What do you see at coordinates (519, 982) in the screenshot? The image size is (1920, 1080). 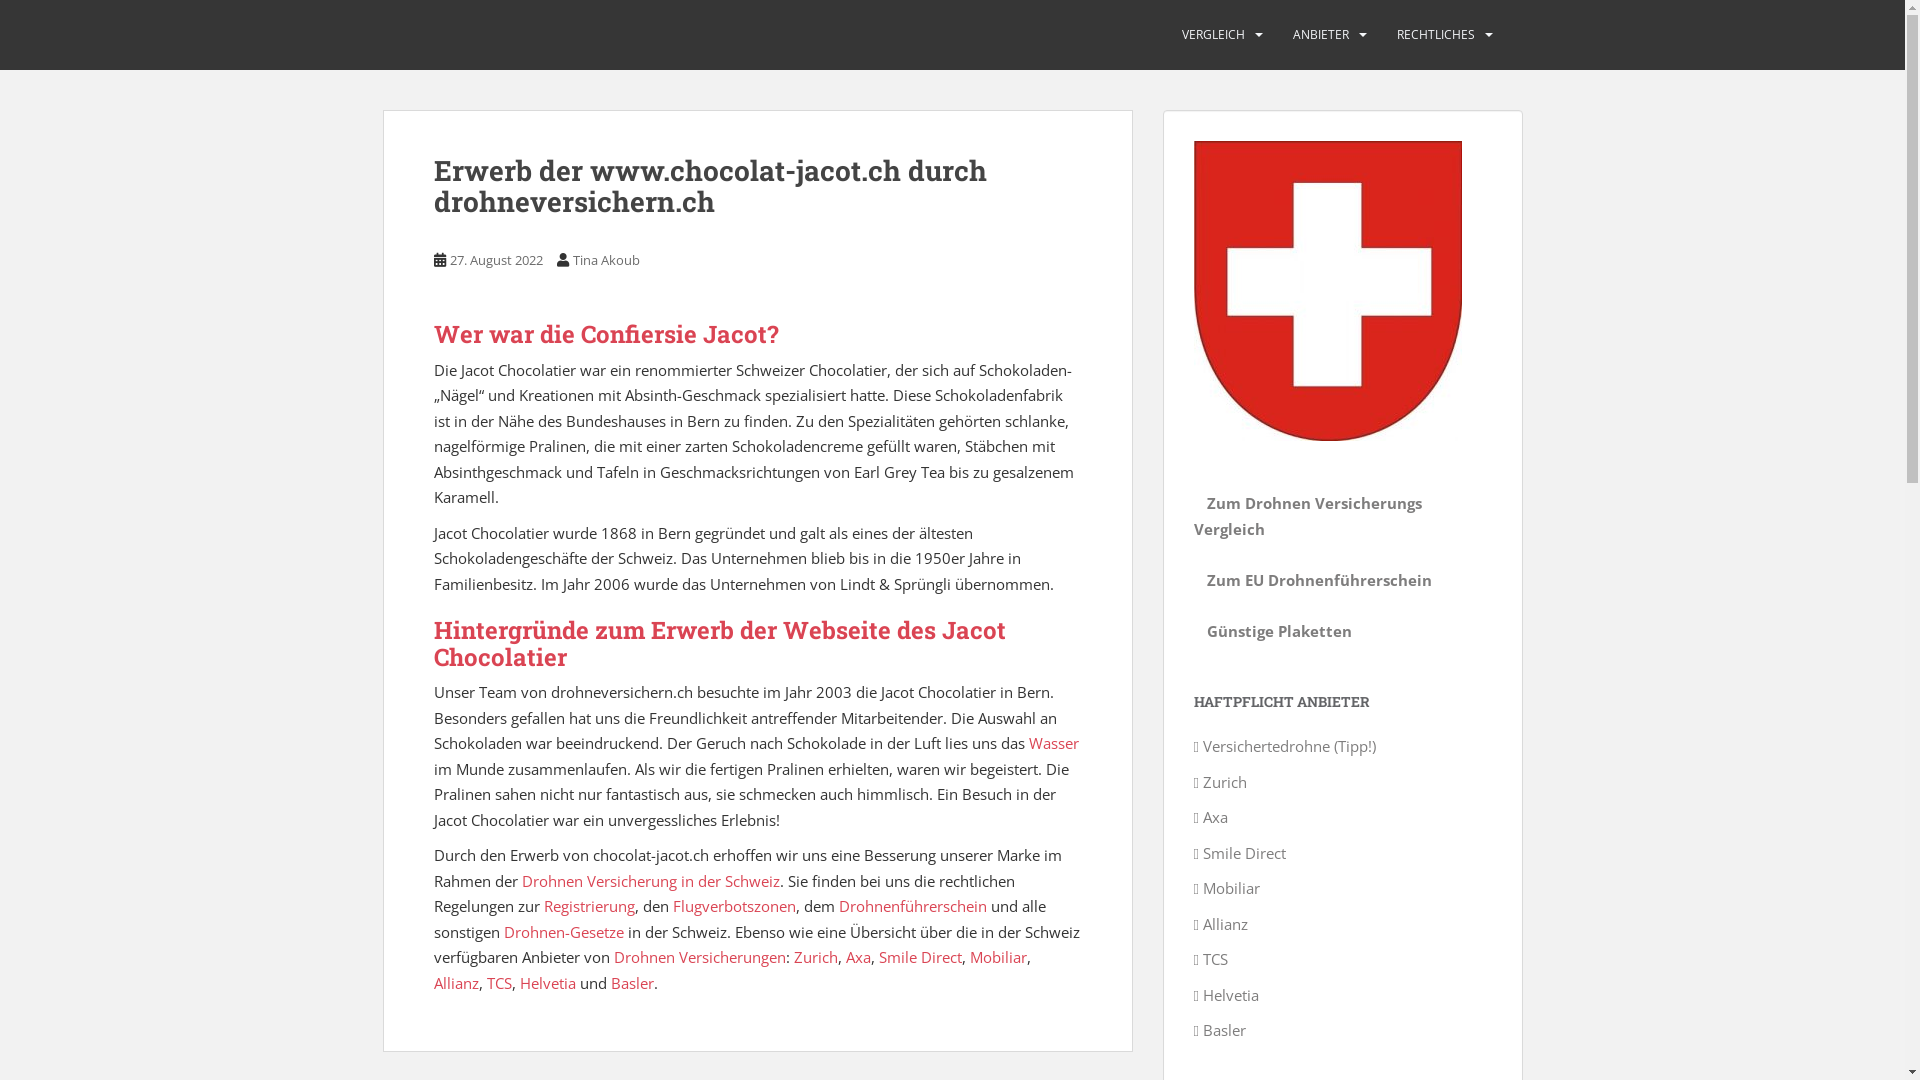 I see `'Helvetia'` at bounding box center [519, 982].